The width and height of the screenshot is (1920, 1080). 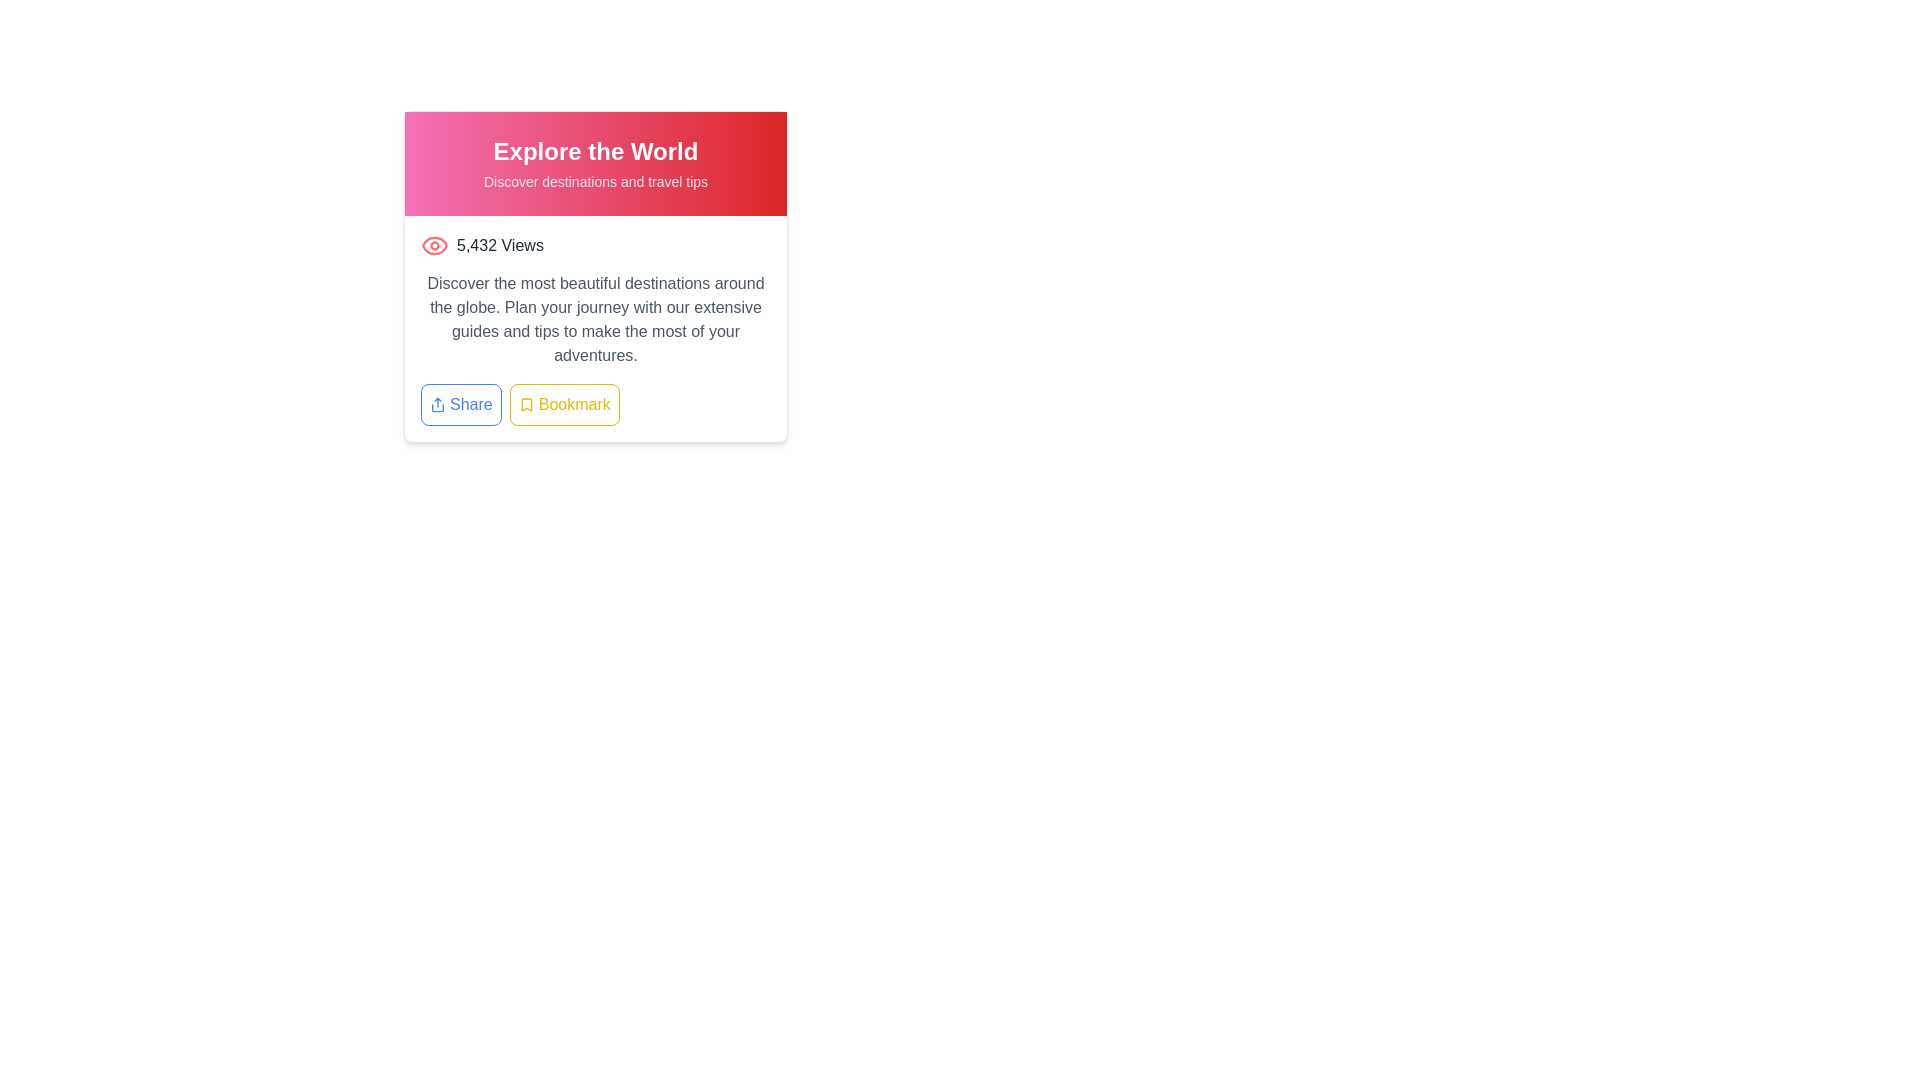 What do you see at coordinates (526, 405) in the screenshot?
I see `the minimalist bookmark-shaped icon located inside the 'Bookmark' button near the bottom-right of the interface, positioned to the left of the text 'Bookmark'` at bounding box center [526, 405].